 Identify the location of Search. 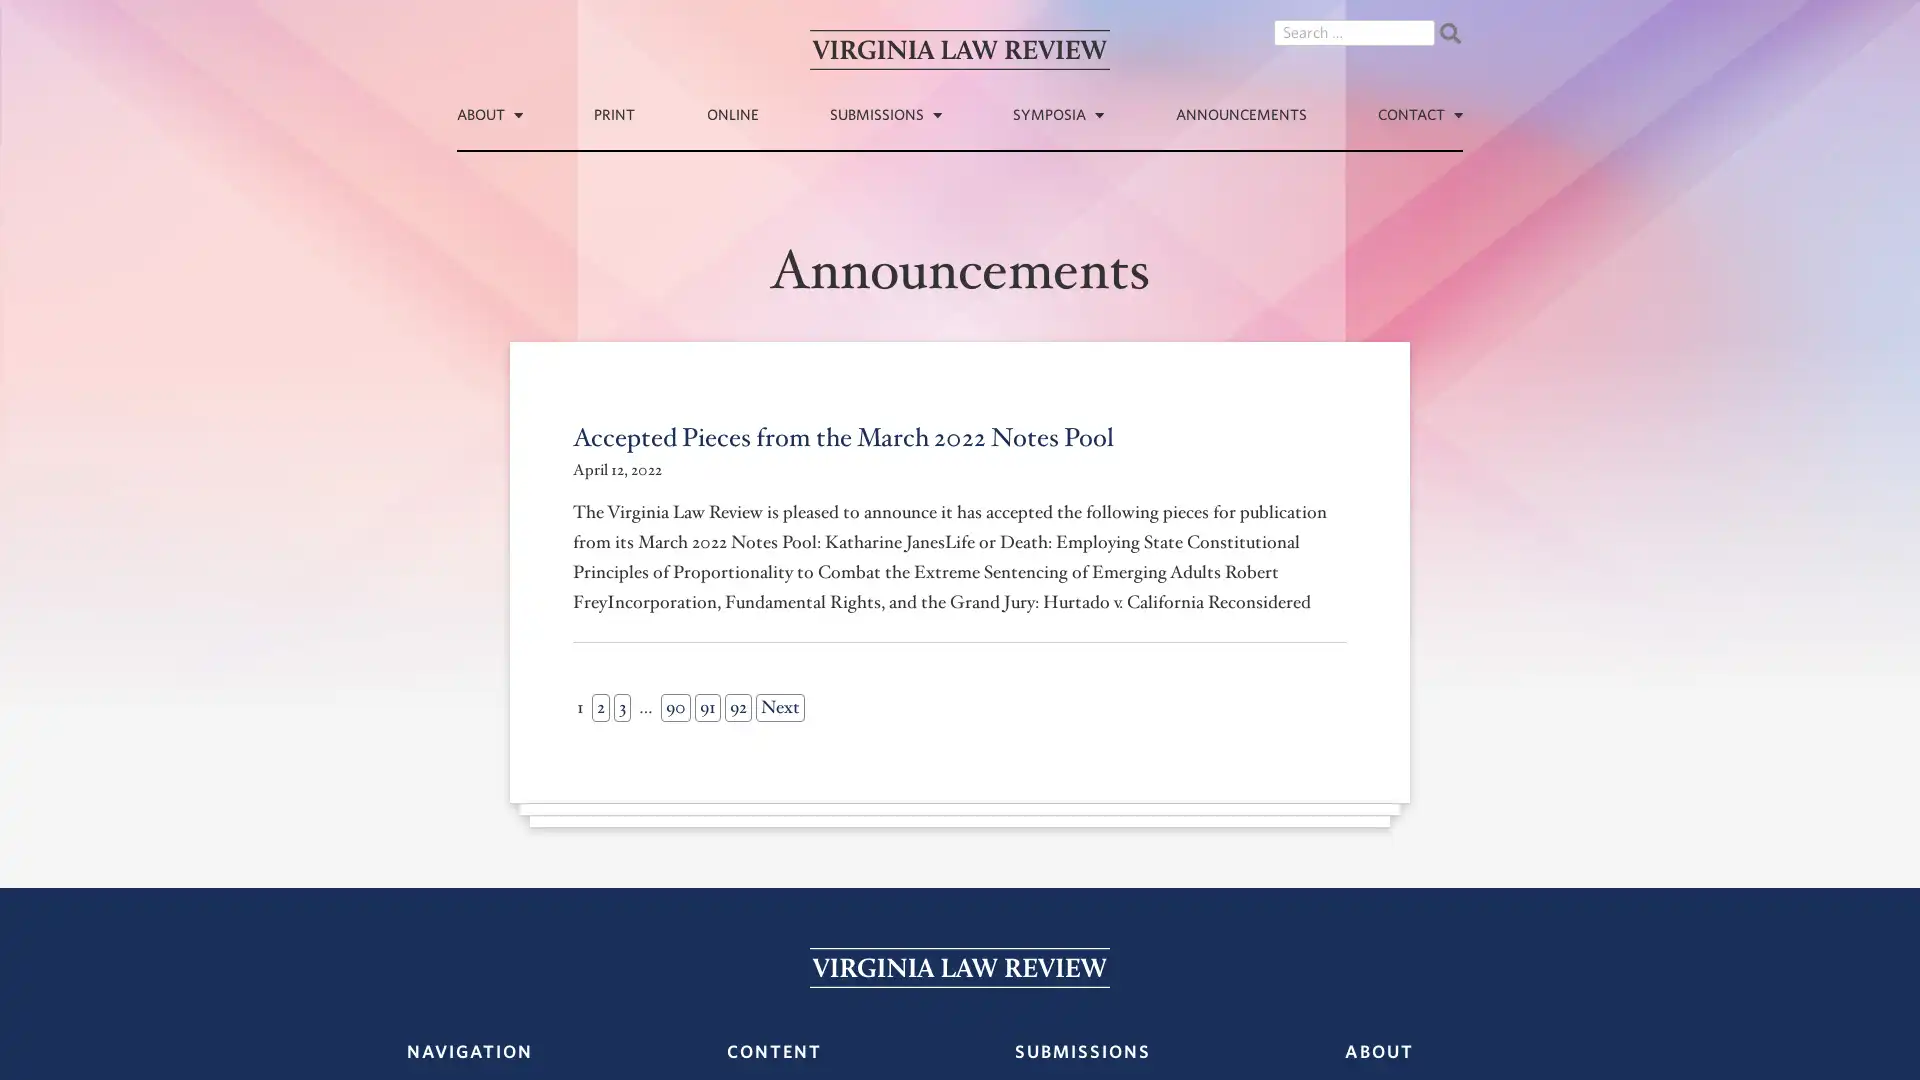
(1449, 33).